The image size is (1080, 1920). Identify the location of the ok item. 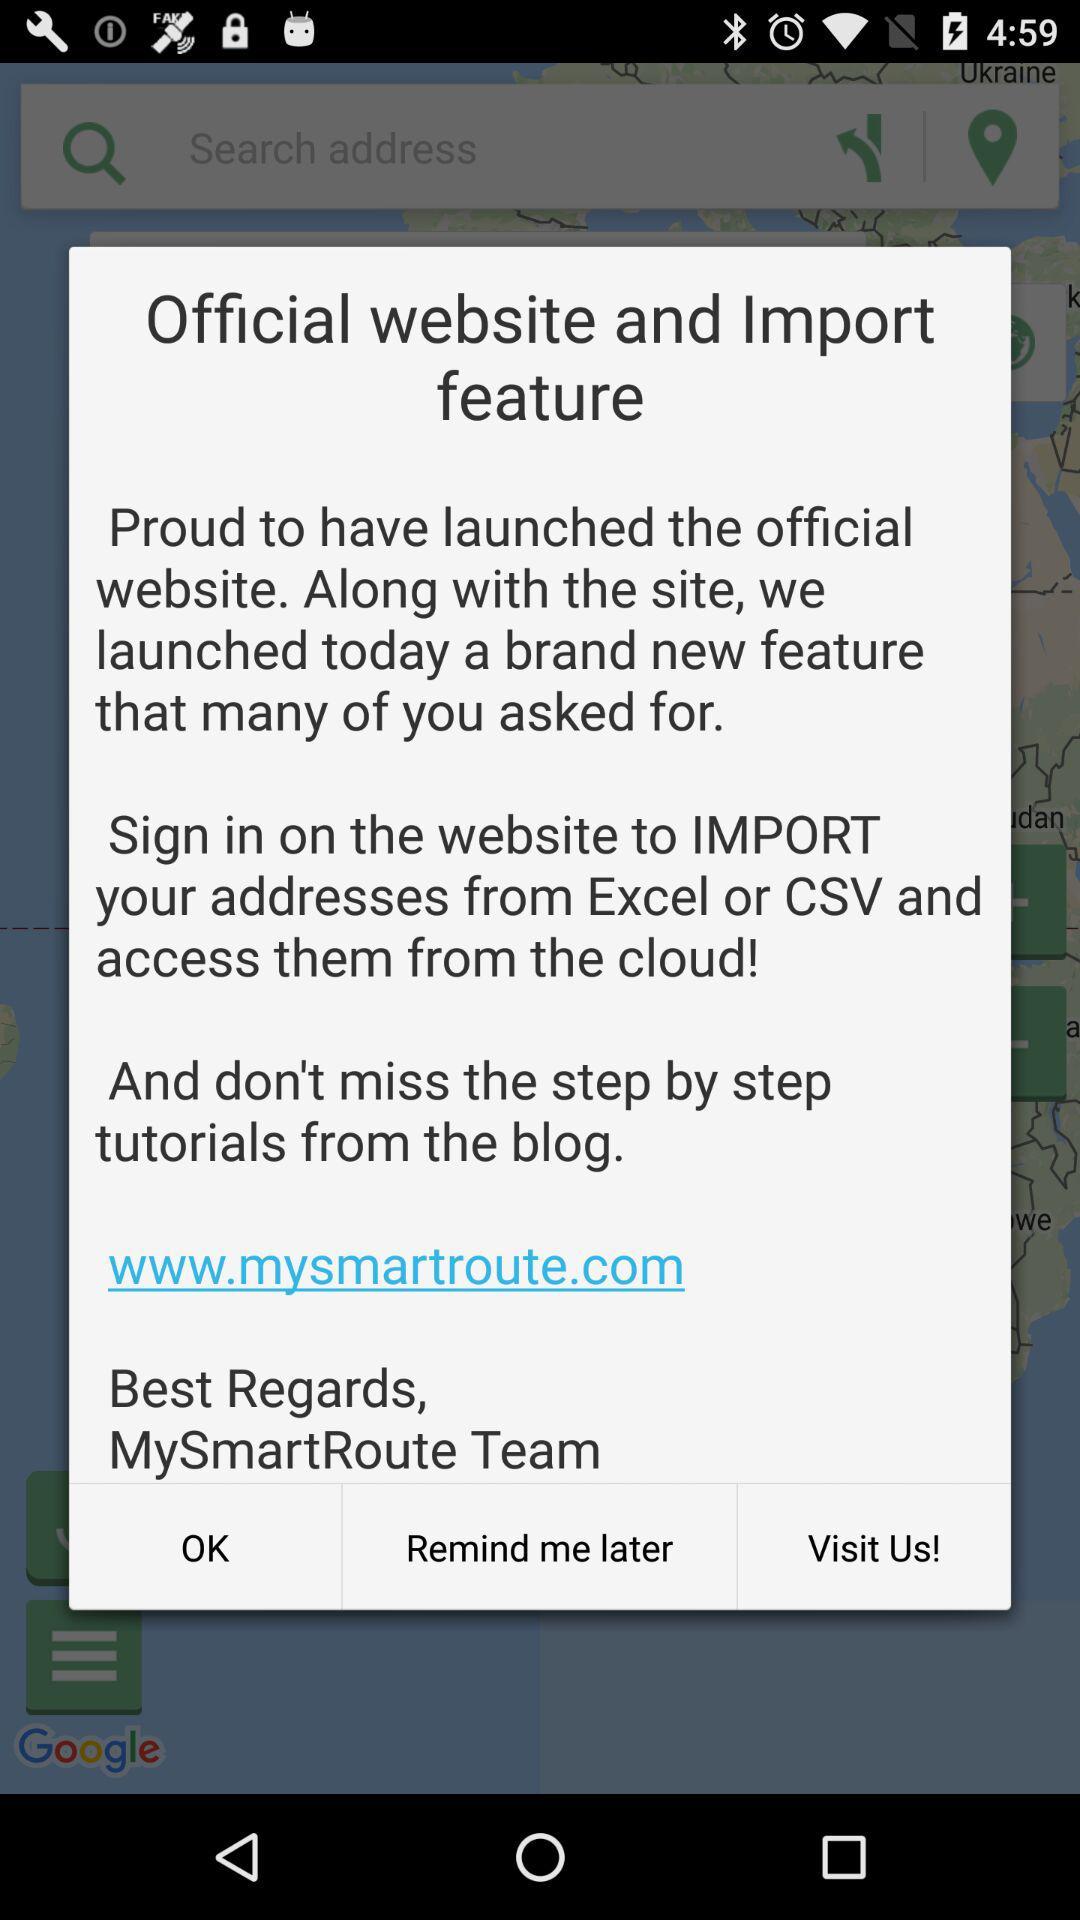
(205, 1546).